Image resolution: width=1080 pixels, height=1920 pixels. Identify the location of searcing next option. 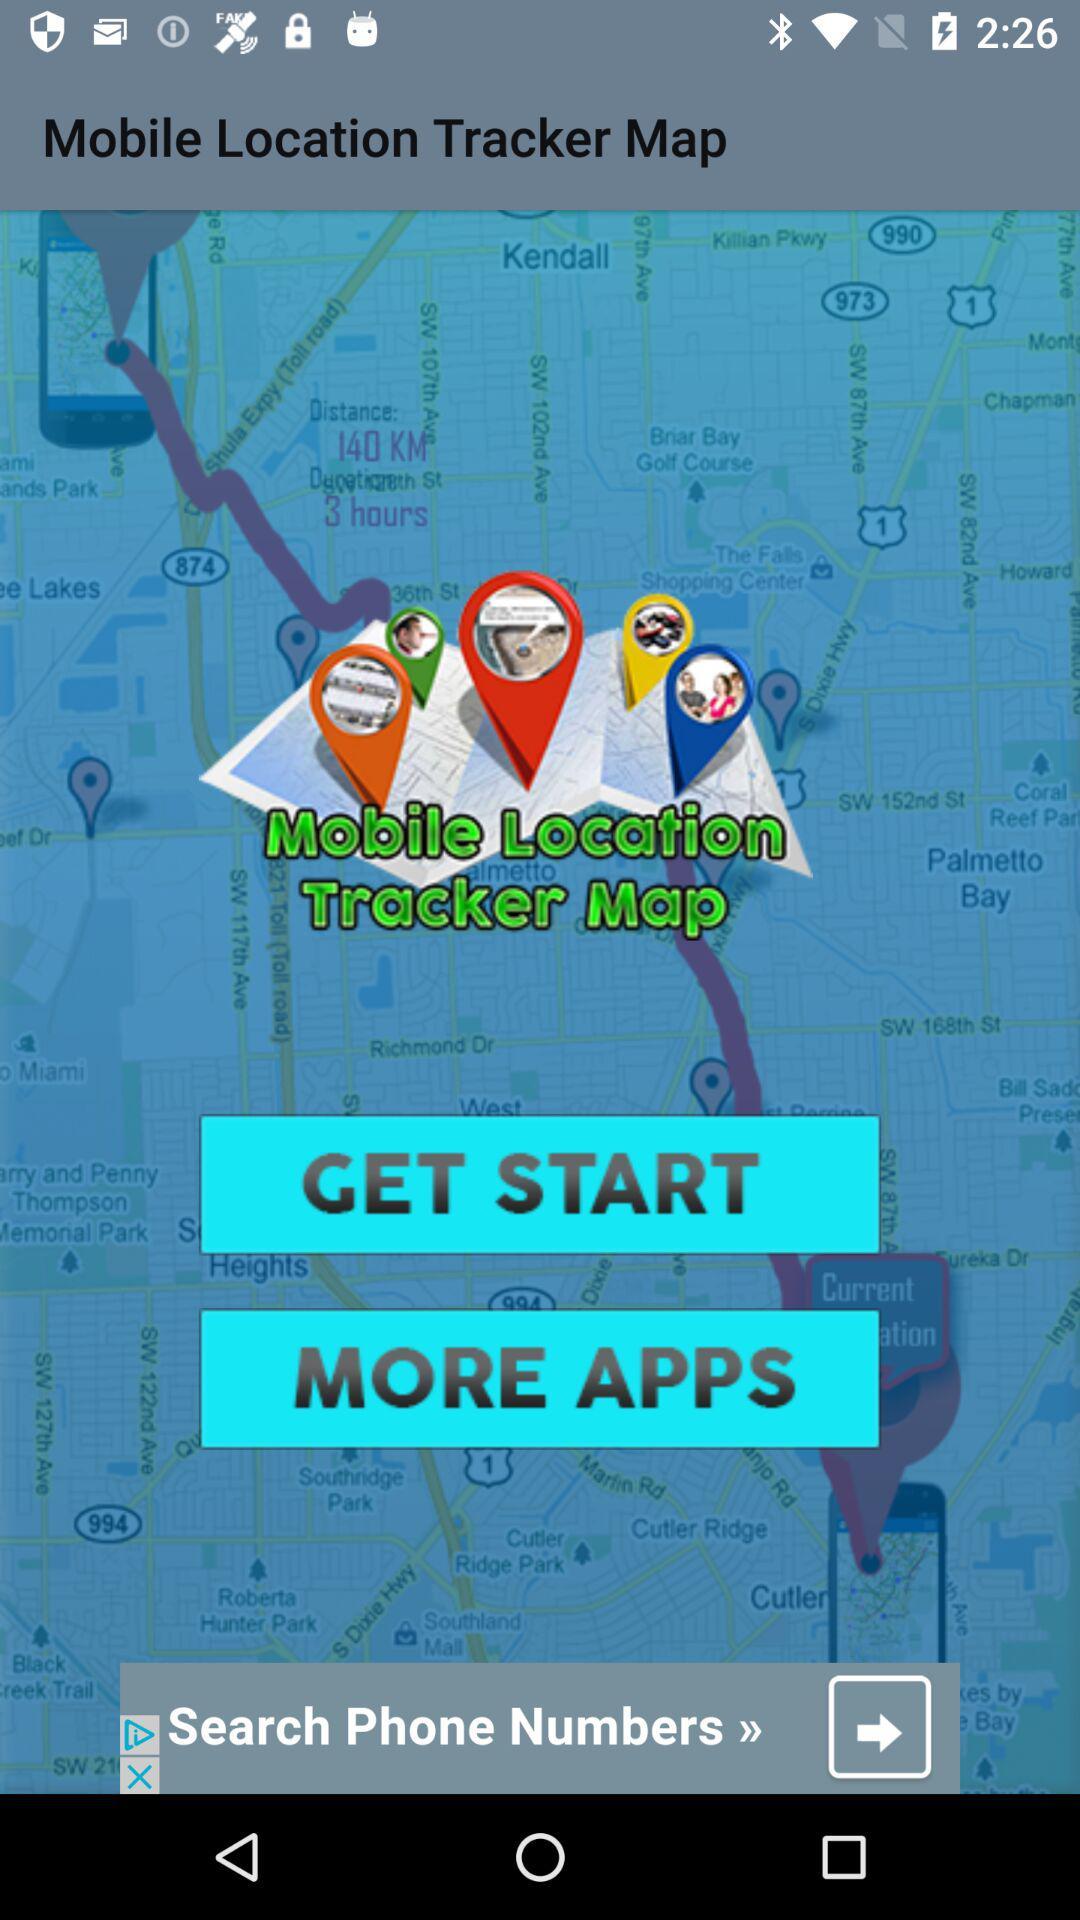
(540, 1727).